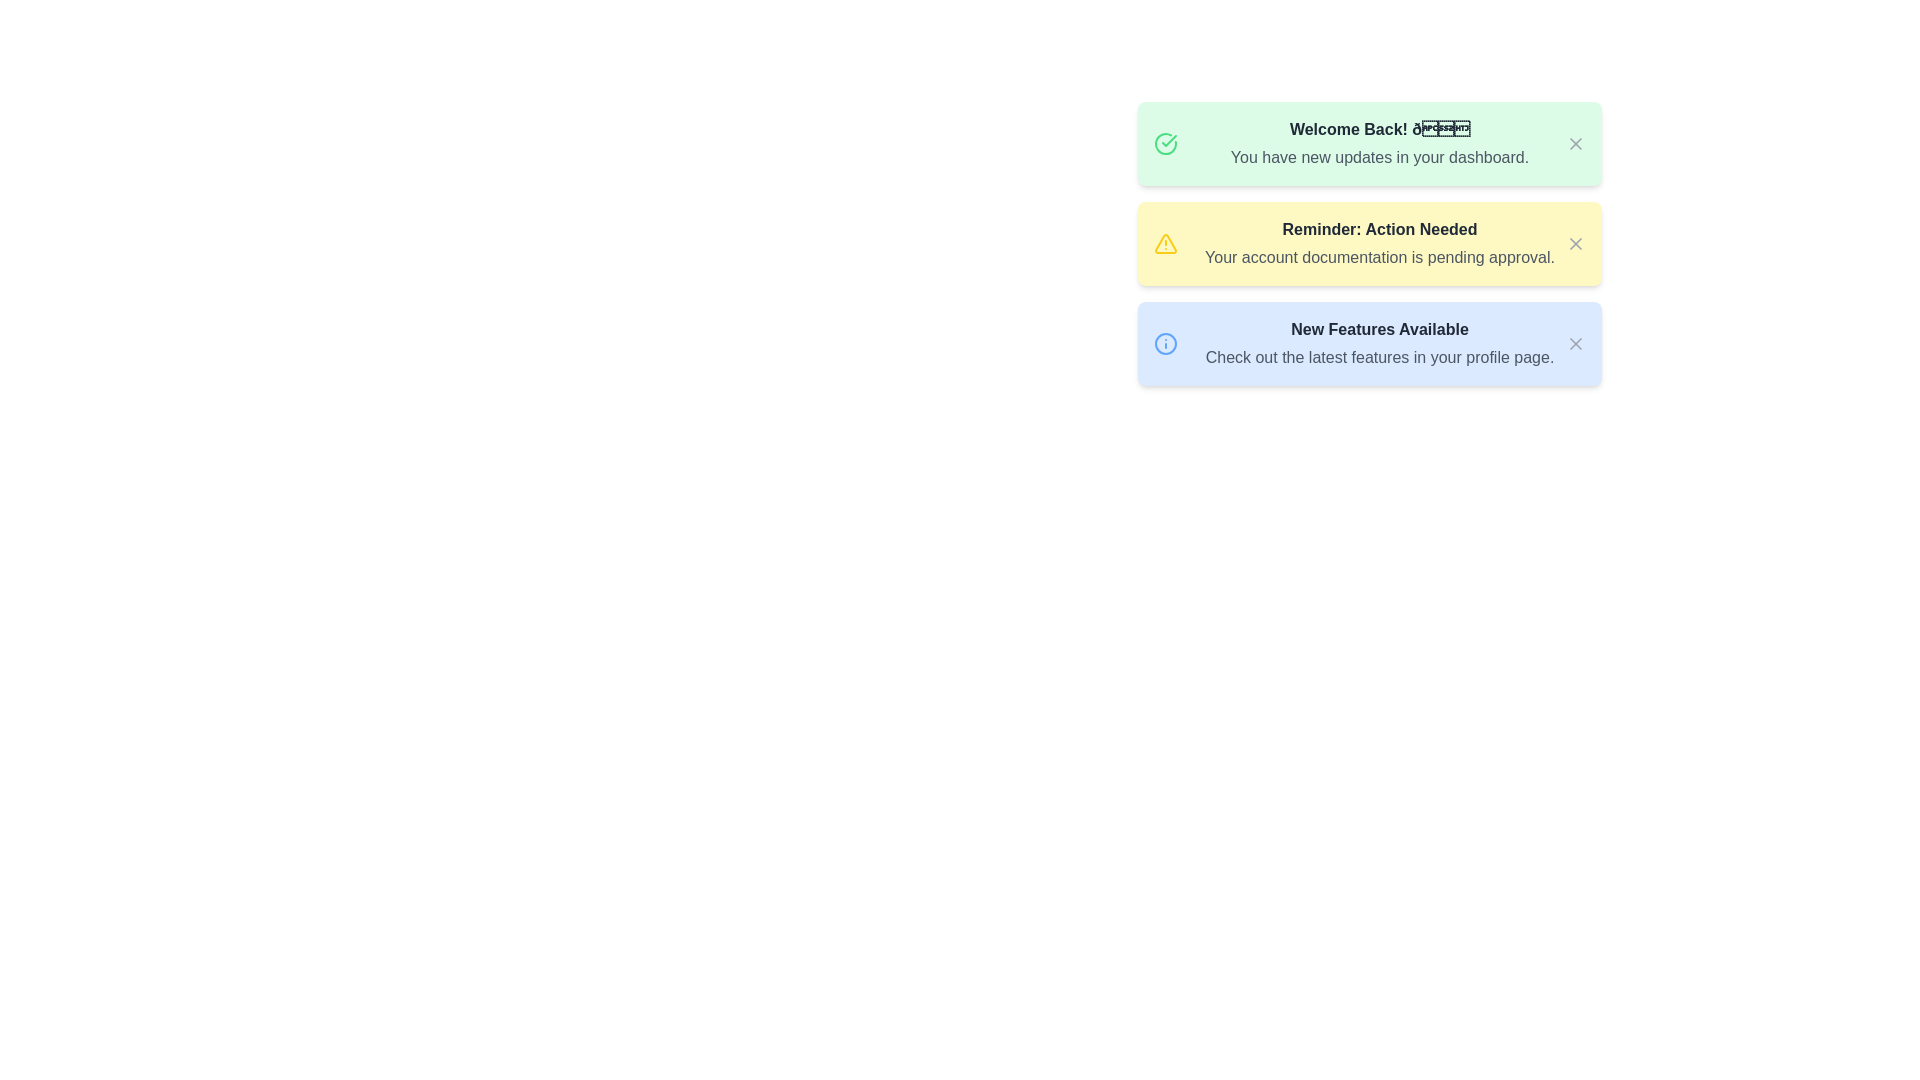 This screenshot has height=1080, width=1920. What do you see at coordinates (1379, 142) in the screenshot?
I see `the text label that says 'Welcome Back! 🎉 You have new updates in your dashboard.' which is located in the center of a green notification card` at bounding box center [1379, 142].